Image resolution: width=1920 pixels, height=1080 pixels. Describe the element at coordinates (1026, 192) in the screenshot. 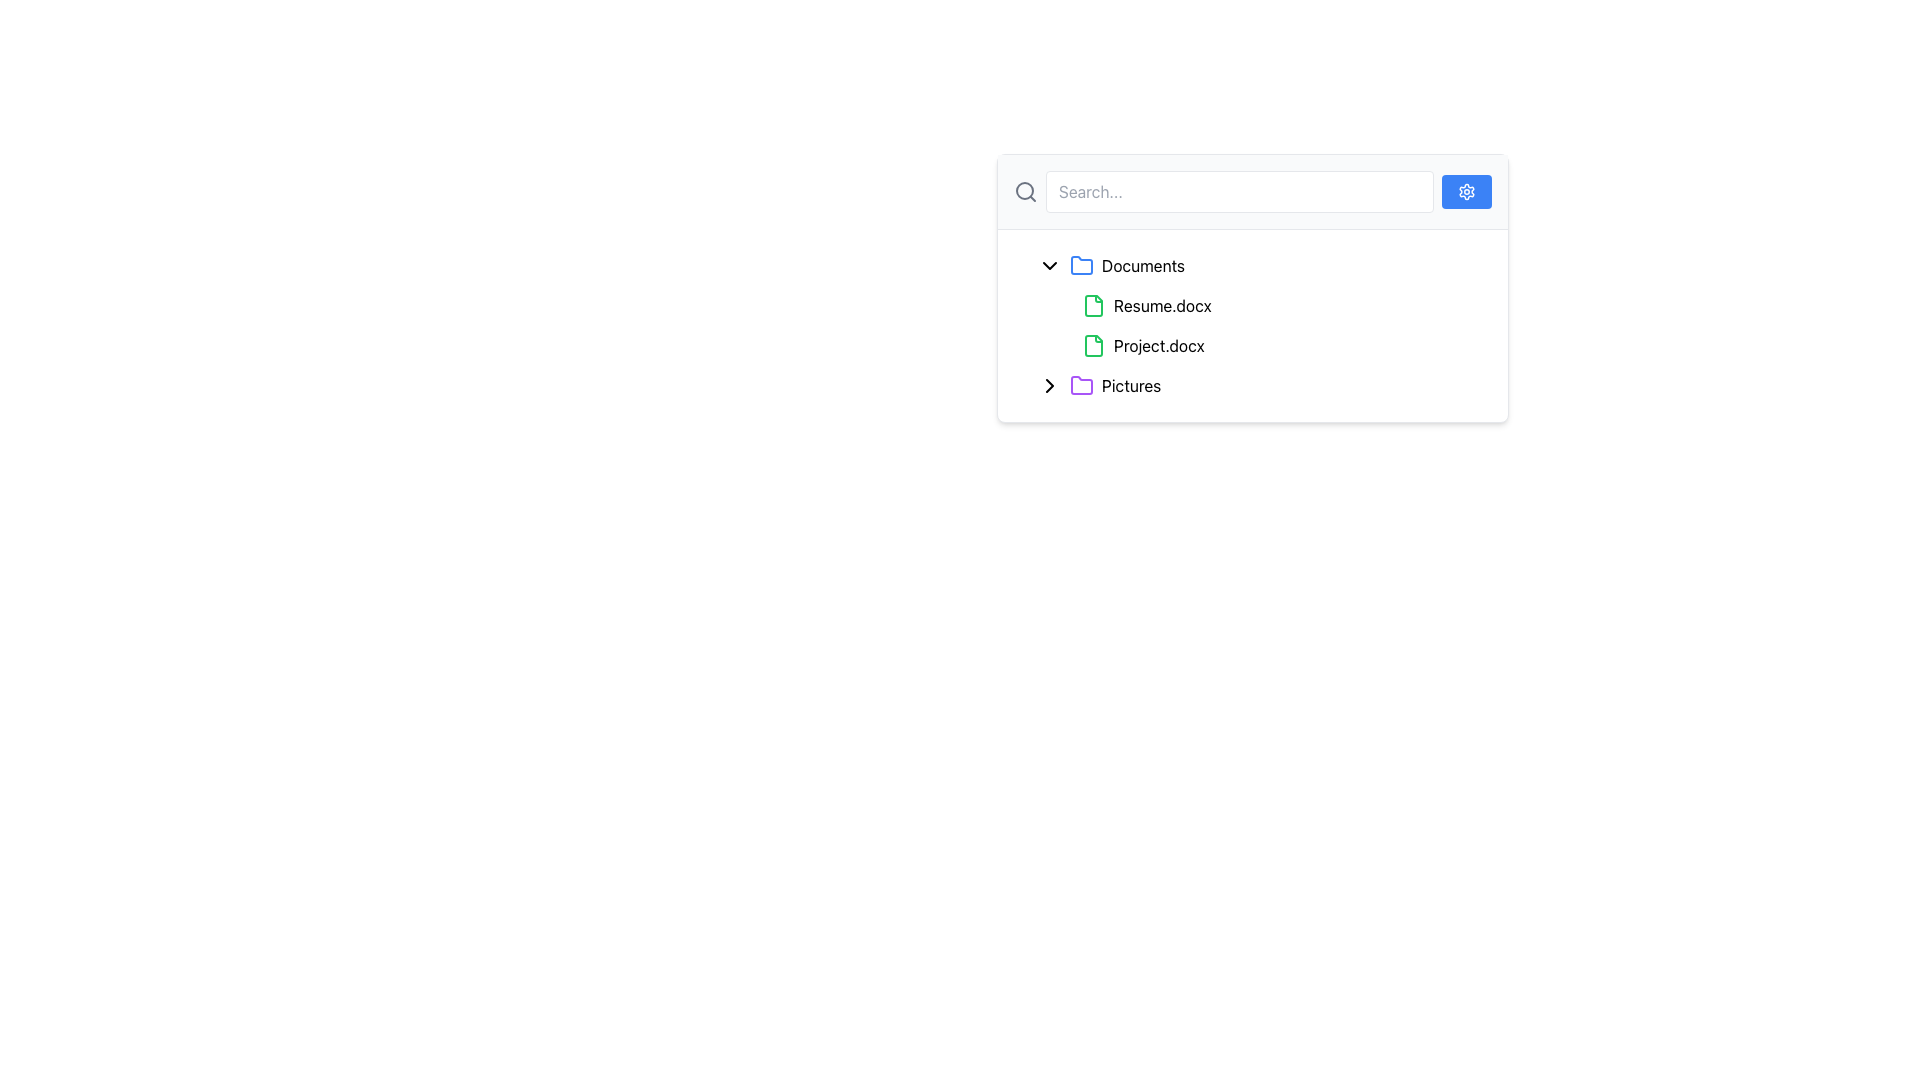

I see `the magnifying glass icon located to the left of the search bar, which is styled in gray and serves as a search symbol` at that location.